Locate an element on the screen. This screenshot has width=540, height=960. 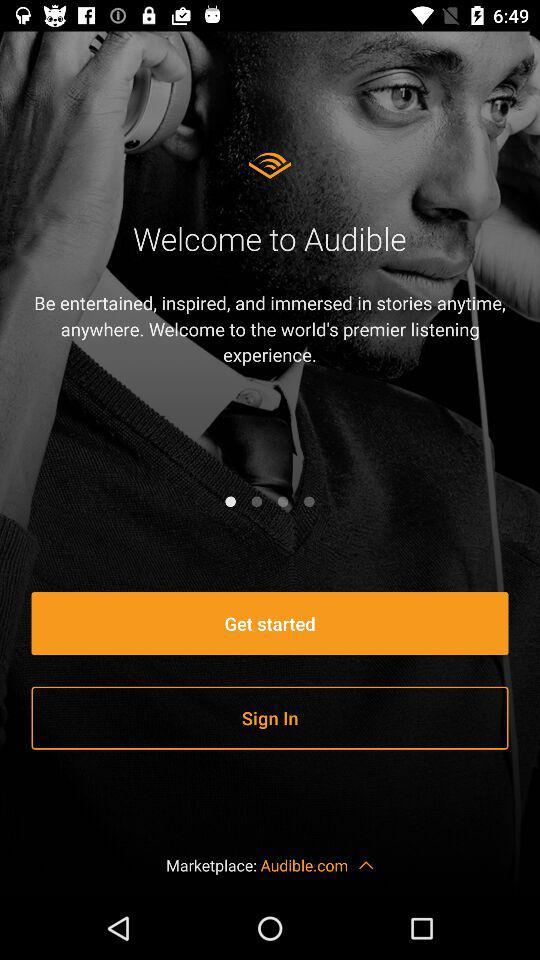
the get started item is located at coordinates (270, 622).